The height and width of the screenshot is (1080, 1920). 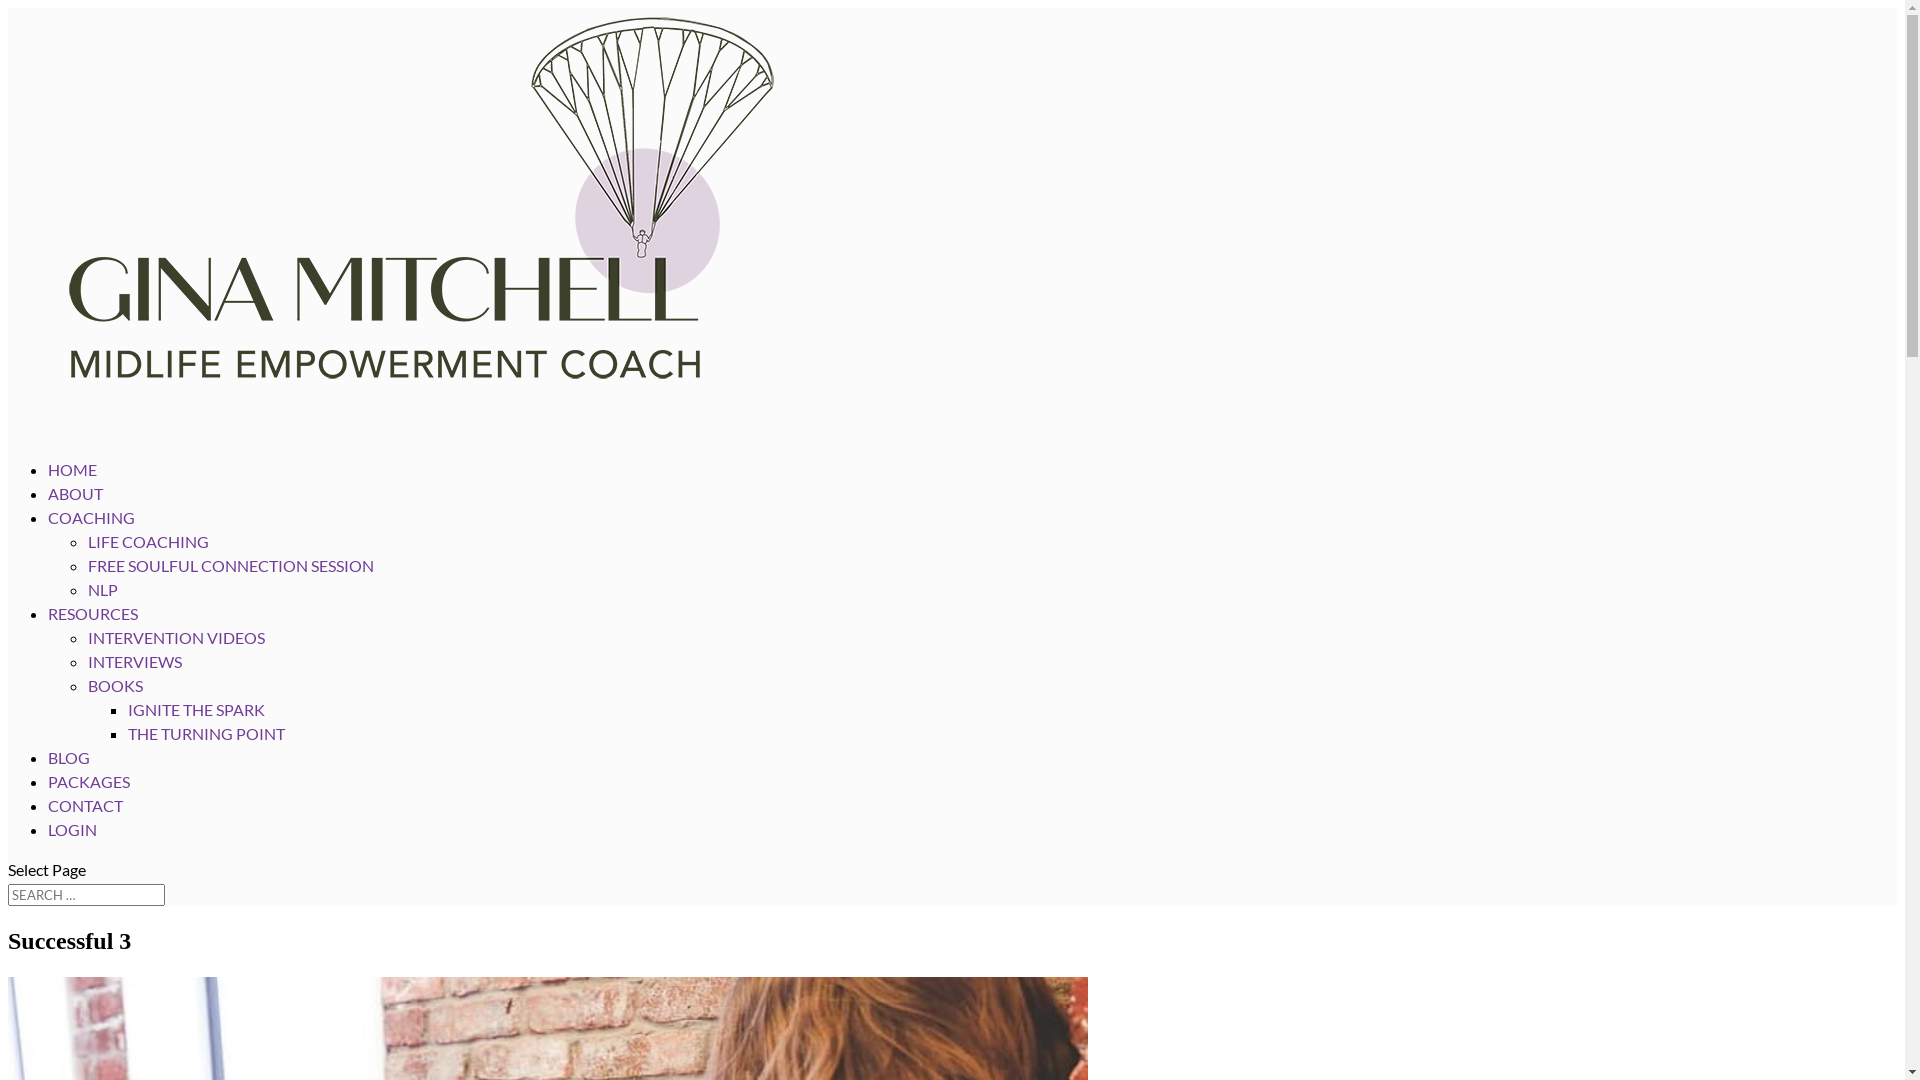 What do you see at coordinates (72, 852) in the screenshot?
I see `'LOGIN'` at bounding box center [72, 852].